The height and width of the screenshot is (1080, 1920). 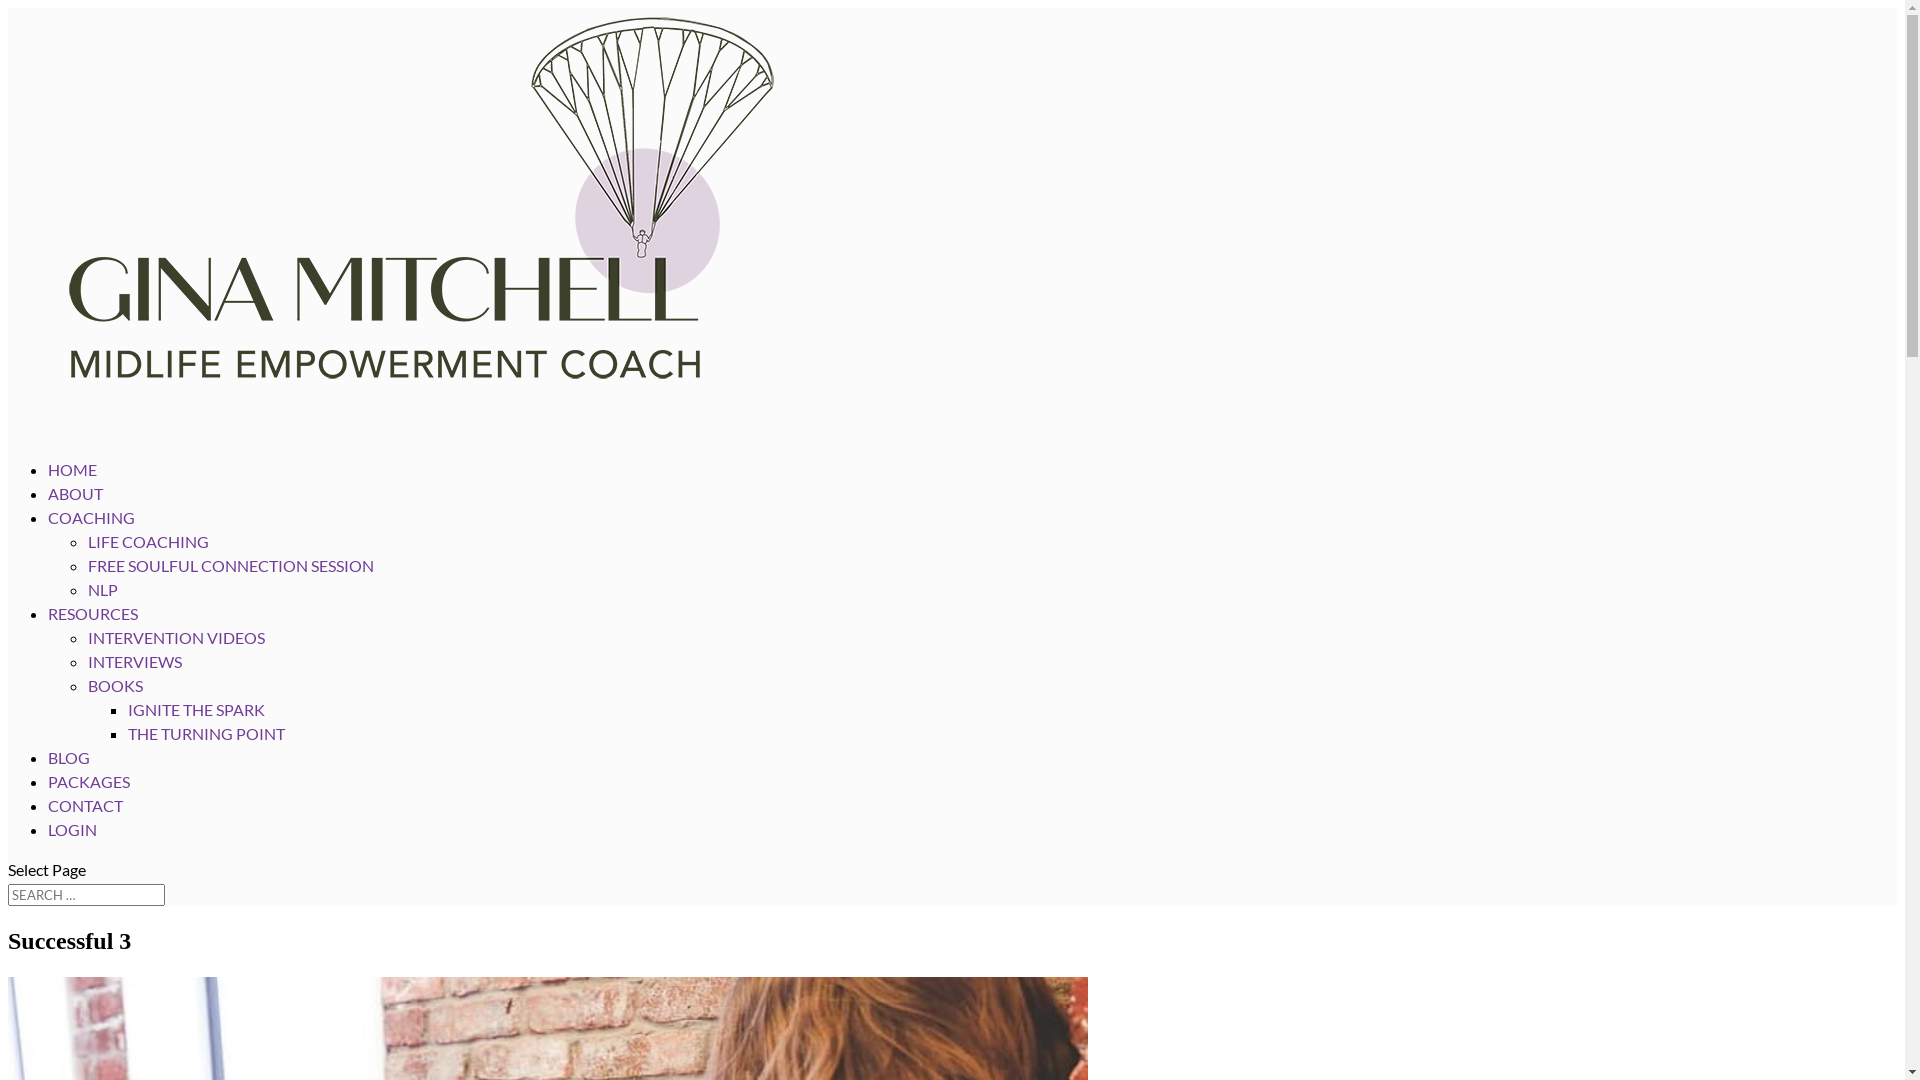 What do you see at coordinates (72, 852) in the screenshot?
I see `'LOGIN'` at bounding box center [72, 852].